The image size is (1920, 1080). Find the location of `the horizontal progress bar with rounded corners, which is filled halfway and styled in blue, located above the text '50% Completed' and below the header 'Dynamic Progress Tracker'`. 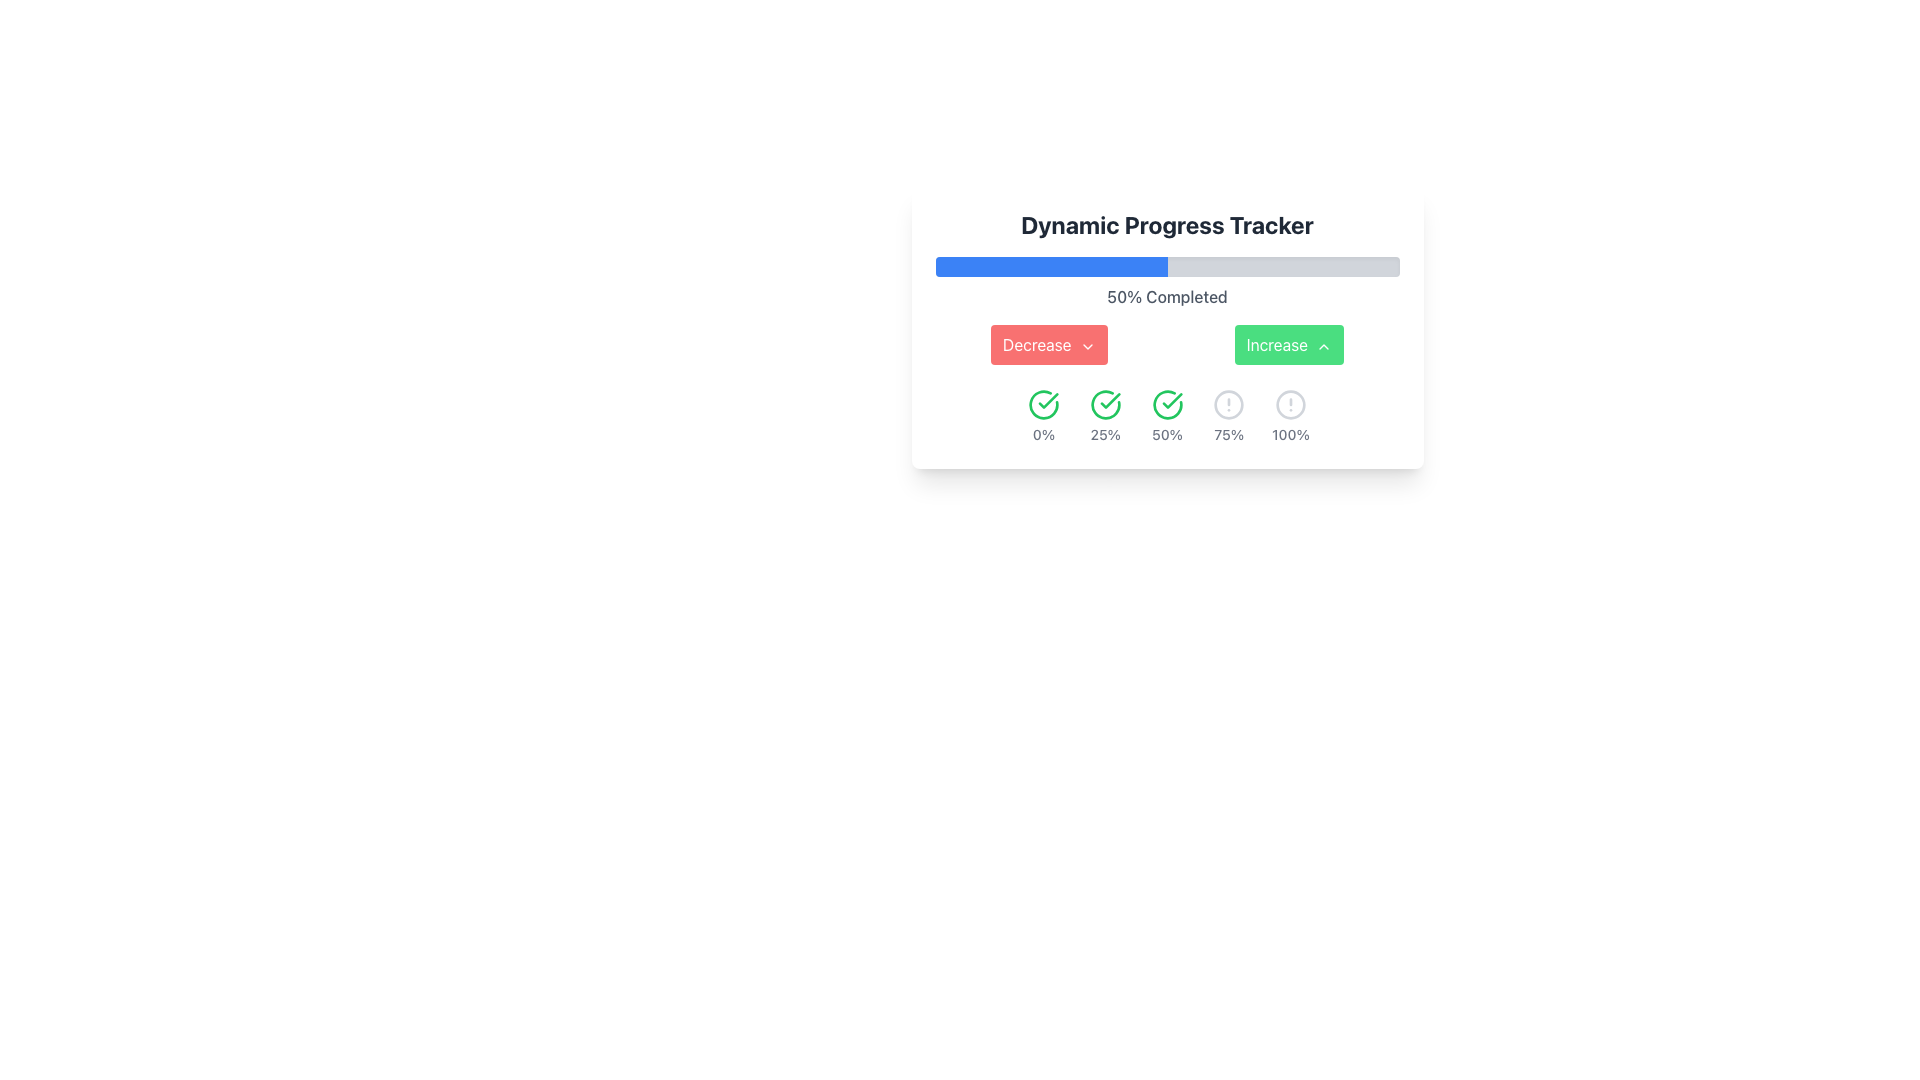

the horizontal progress bar with rounded corners, which is filled halfway and styled in blue, located above the text '50% Completed' and below the header 'Dynamic Progress Tracker' is located at coordinates (1167, 265).